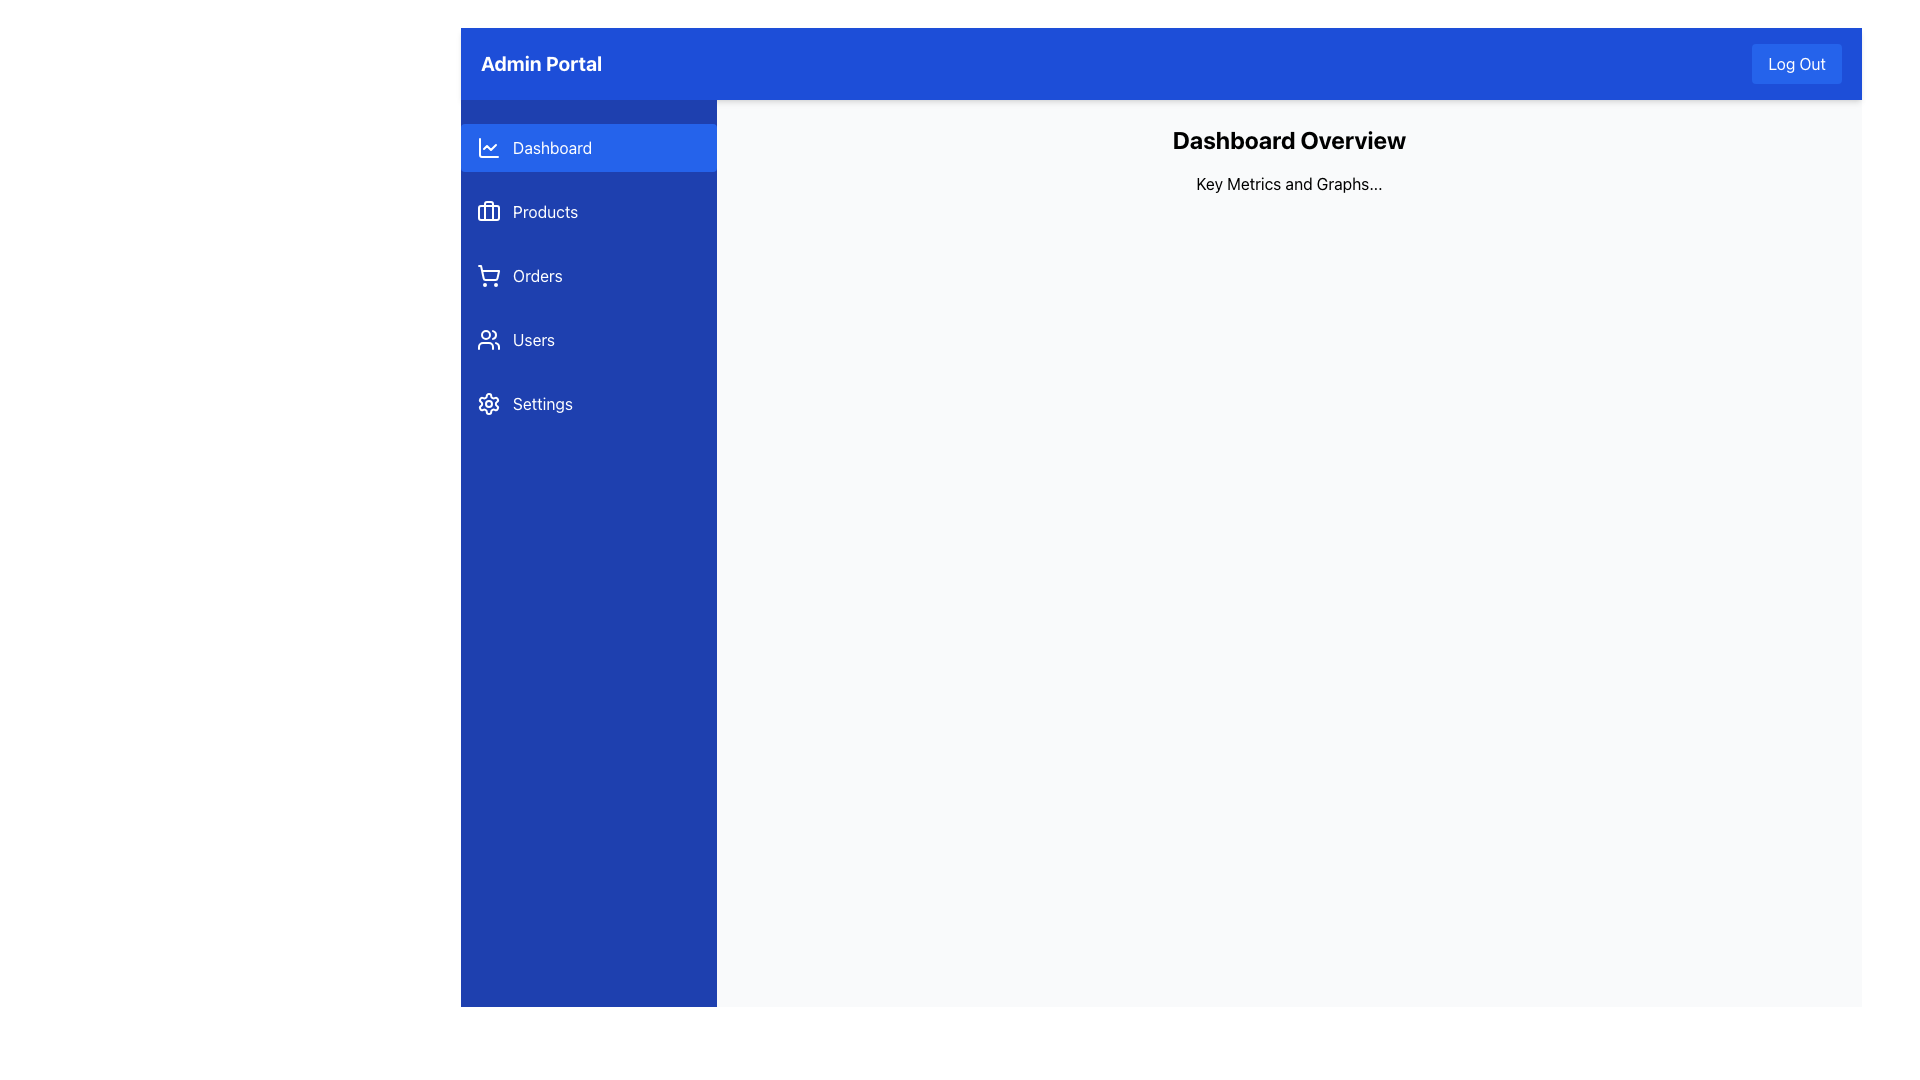 Image resolution: width=1920 pixels, height=1080 pixels. I want to click on the text label 'Key Metrics and Graphs...' located beneath the 'Dashboard Overview' title, centered in the header section, so click(1289, 184).